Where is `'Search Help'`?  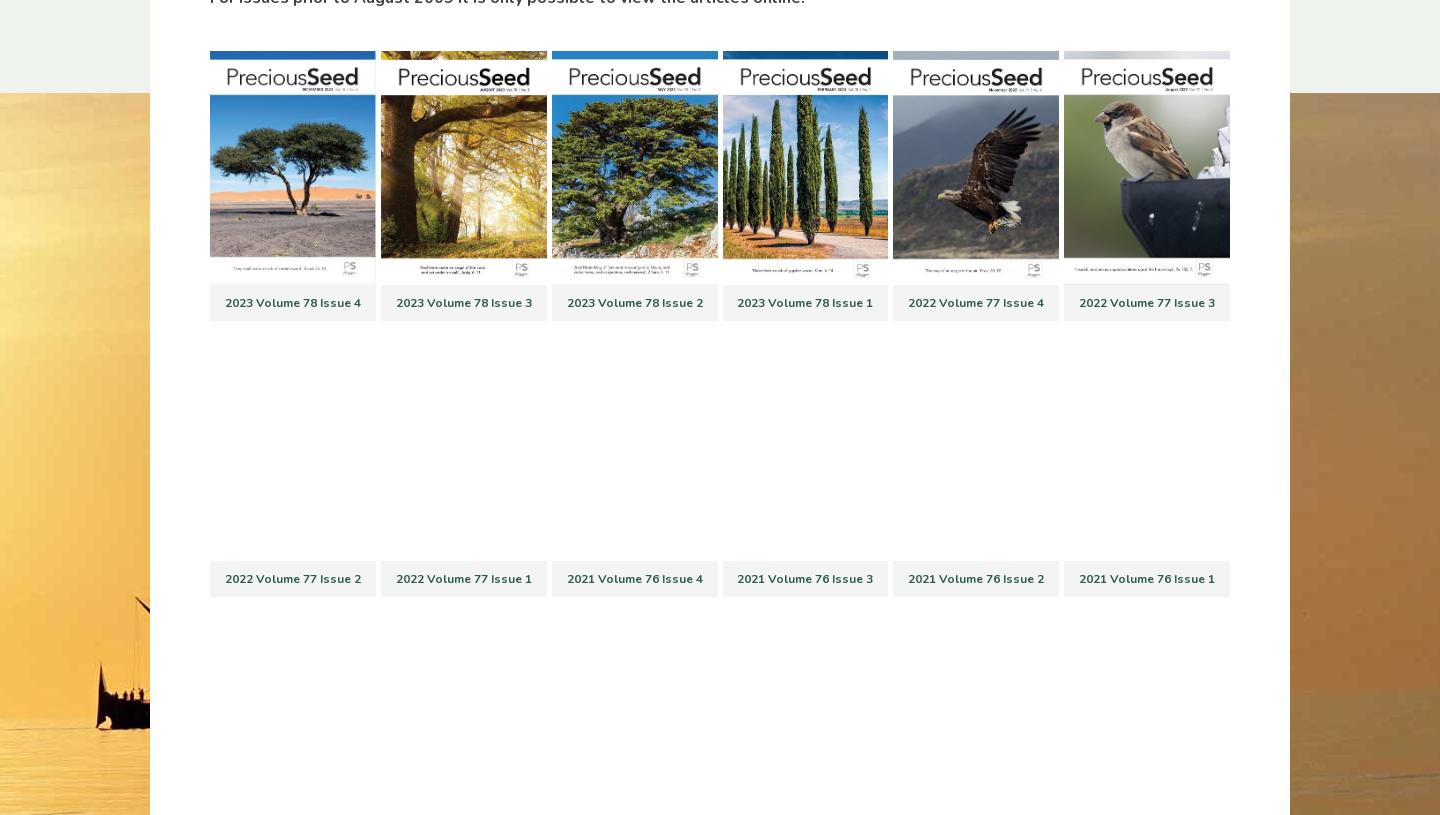 'Search Help' is located at coordinates (733, 539).